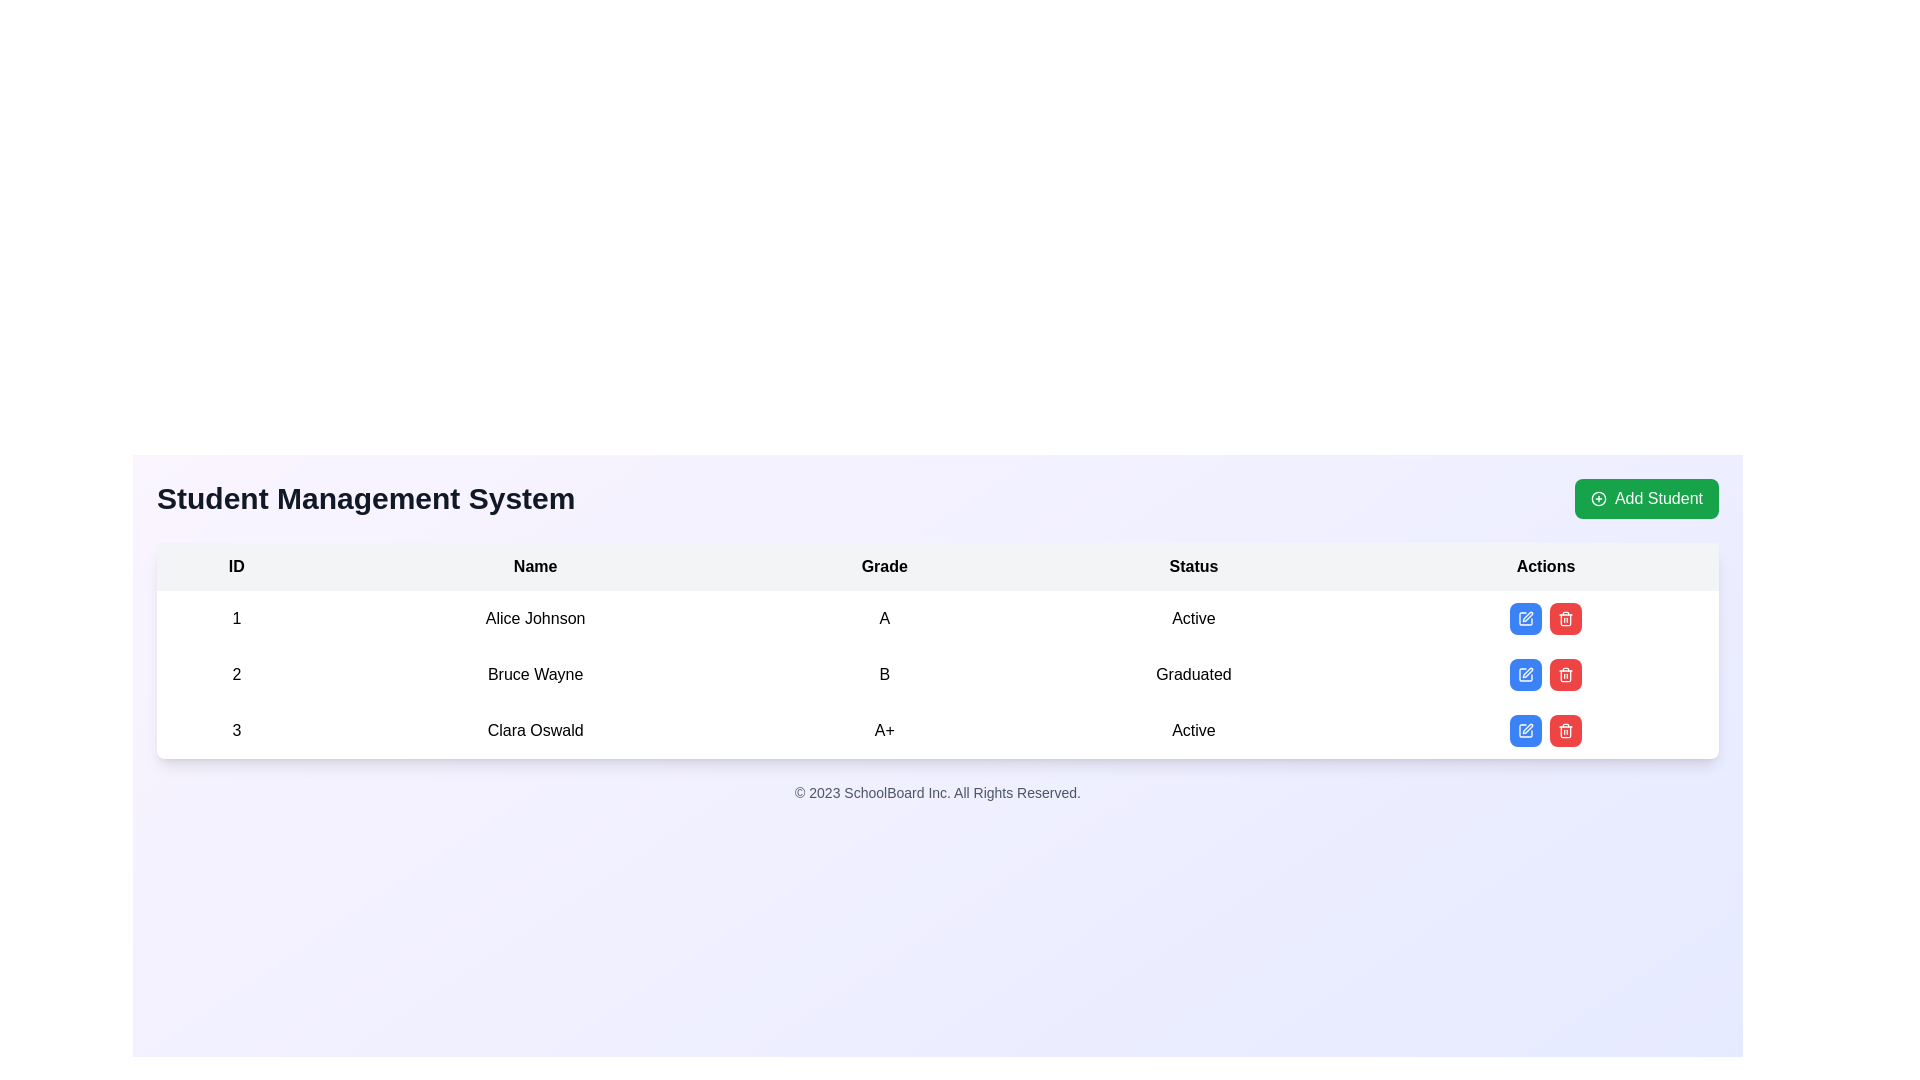 This screenshot has height=1080, width=1920. I want to click on the static text element displaying 'Graduated' in the 'Status' column of the table, so click(1193, 675).